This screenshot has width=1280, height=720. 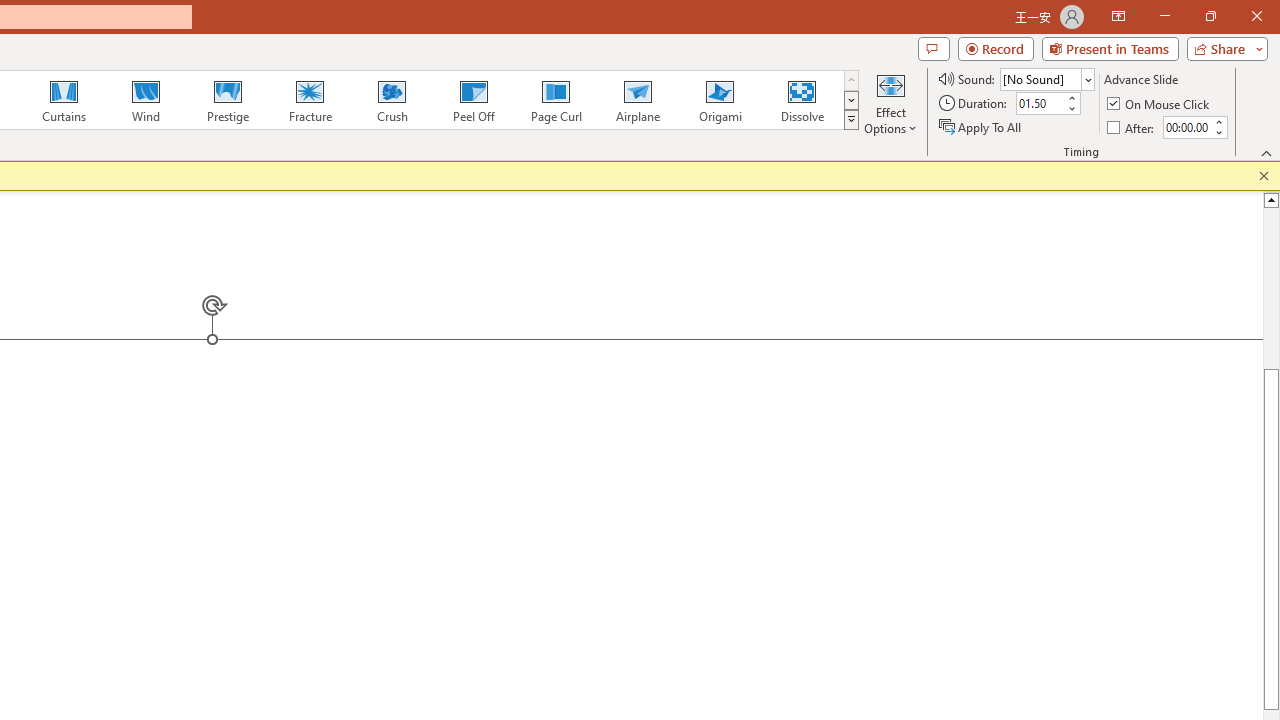 I want to click on 'Prestige', so click(x=227, y=100).